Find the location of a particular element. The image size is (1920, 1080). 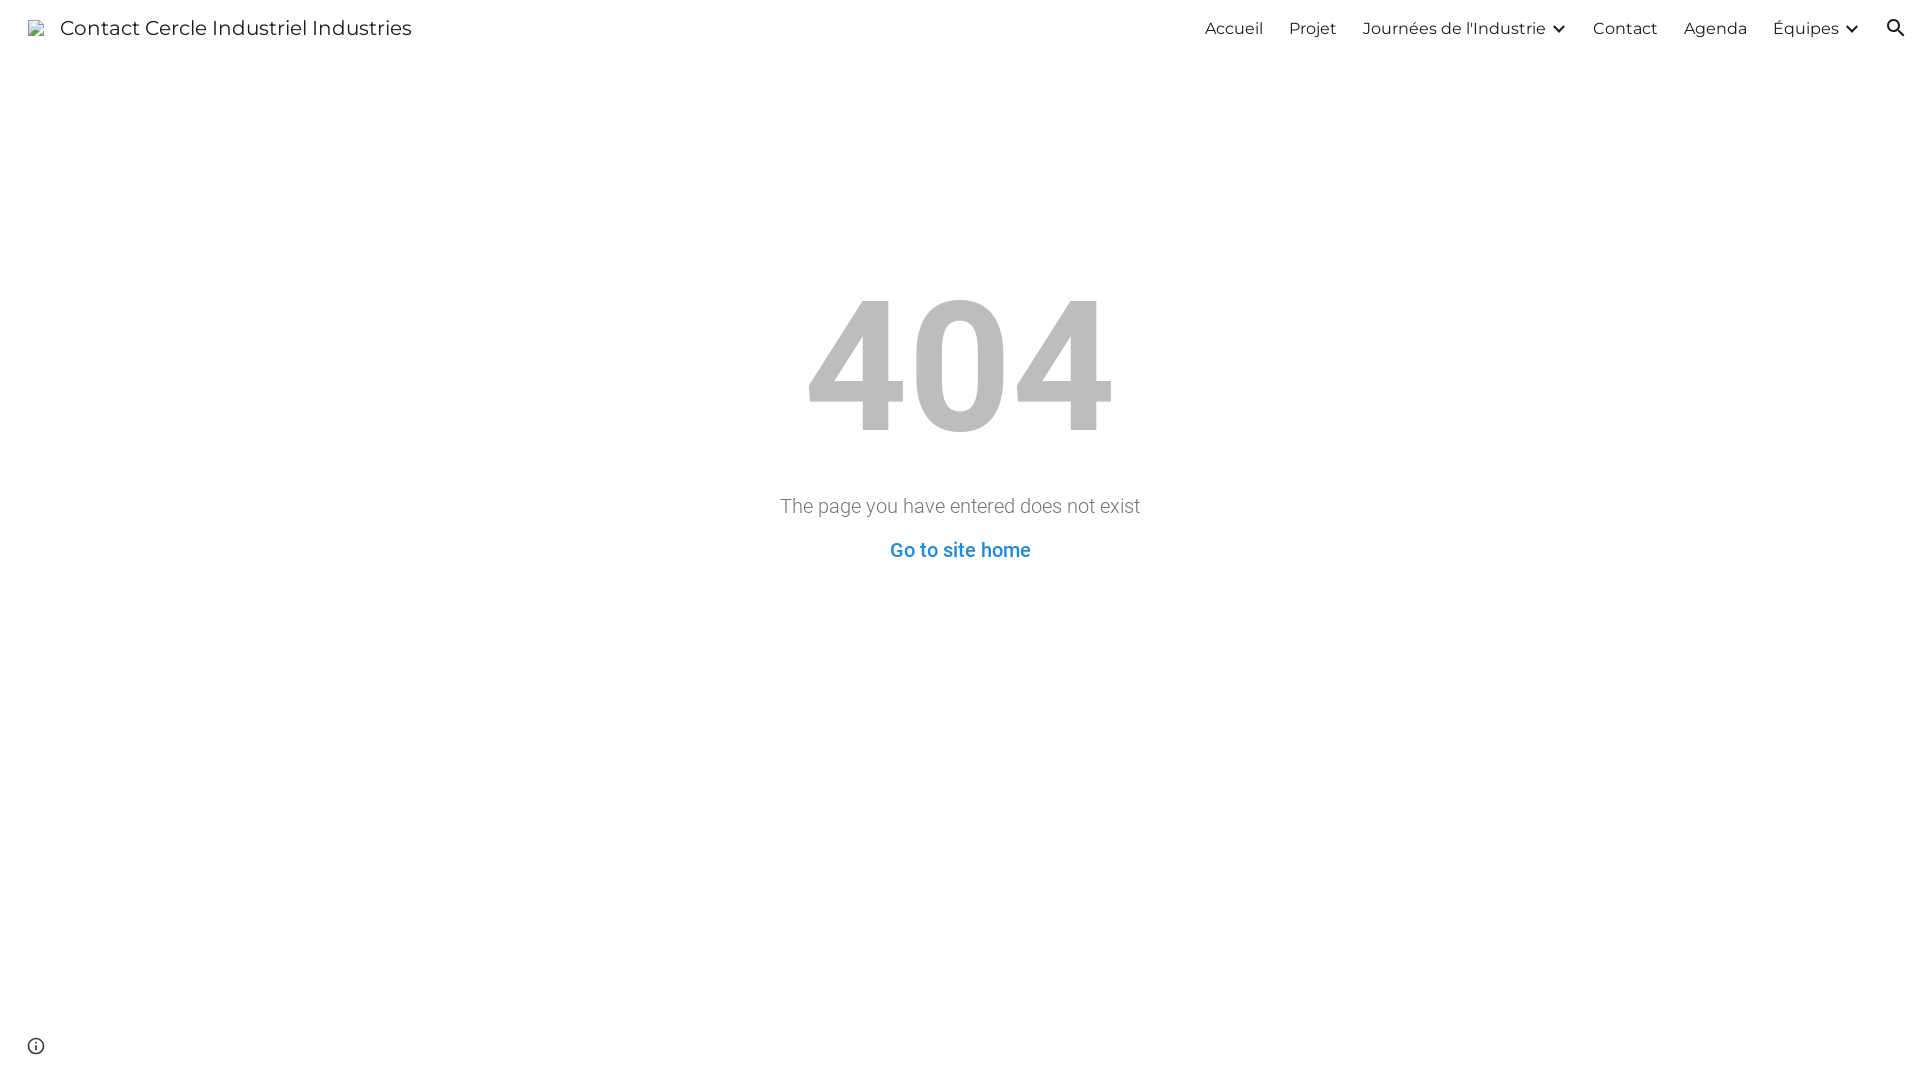

'Contact' is located at coordinates (1625, 27).